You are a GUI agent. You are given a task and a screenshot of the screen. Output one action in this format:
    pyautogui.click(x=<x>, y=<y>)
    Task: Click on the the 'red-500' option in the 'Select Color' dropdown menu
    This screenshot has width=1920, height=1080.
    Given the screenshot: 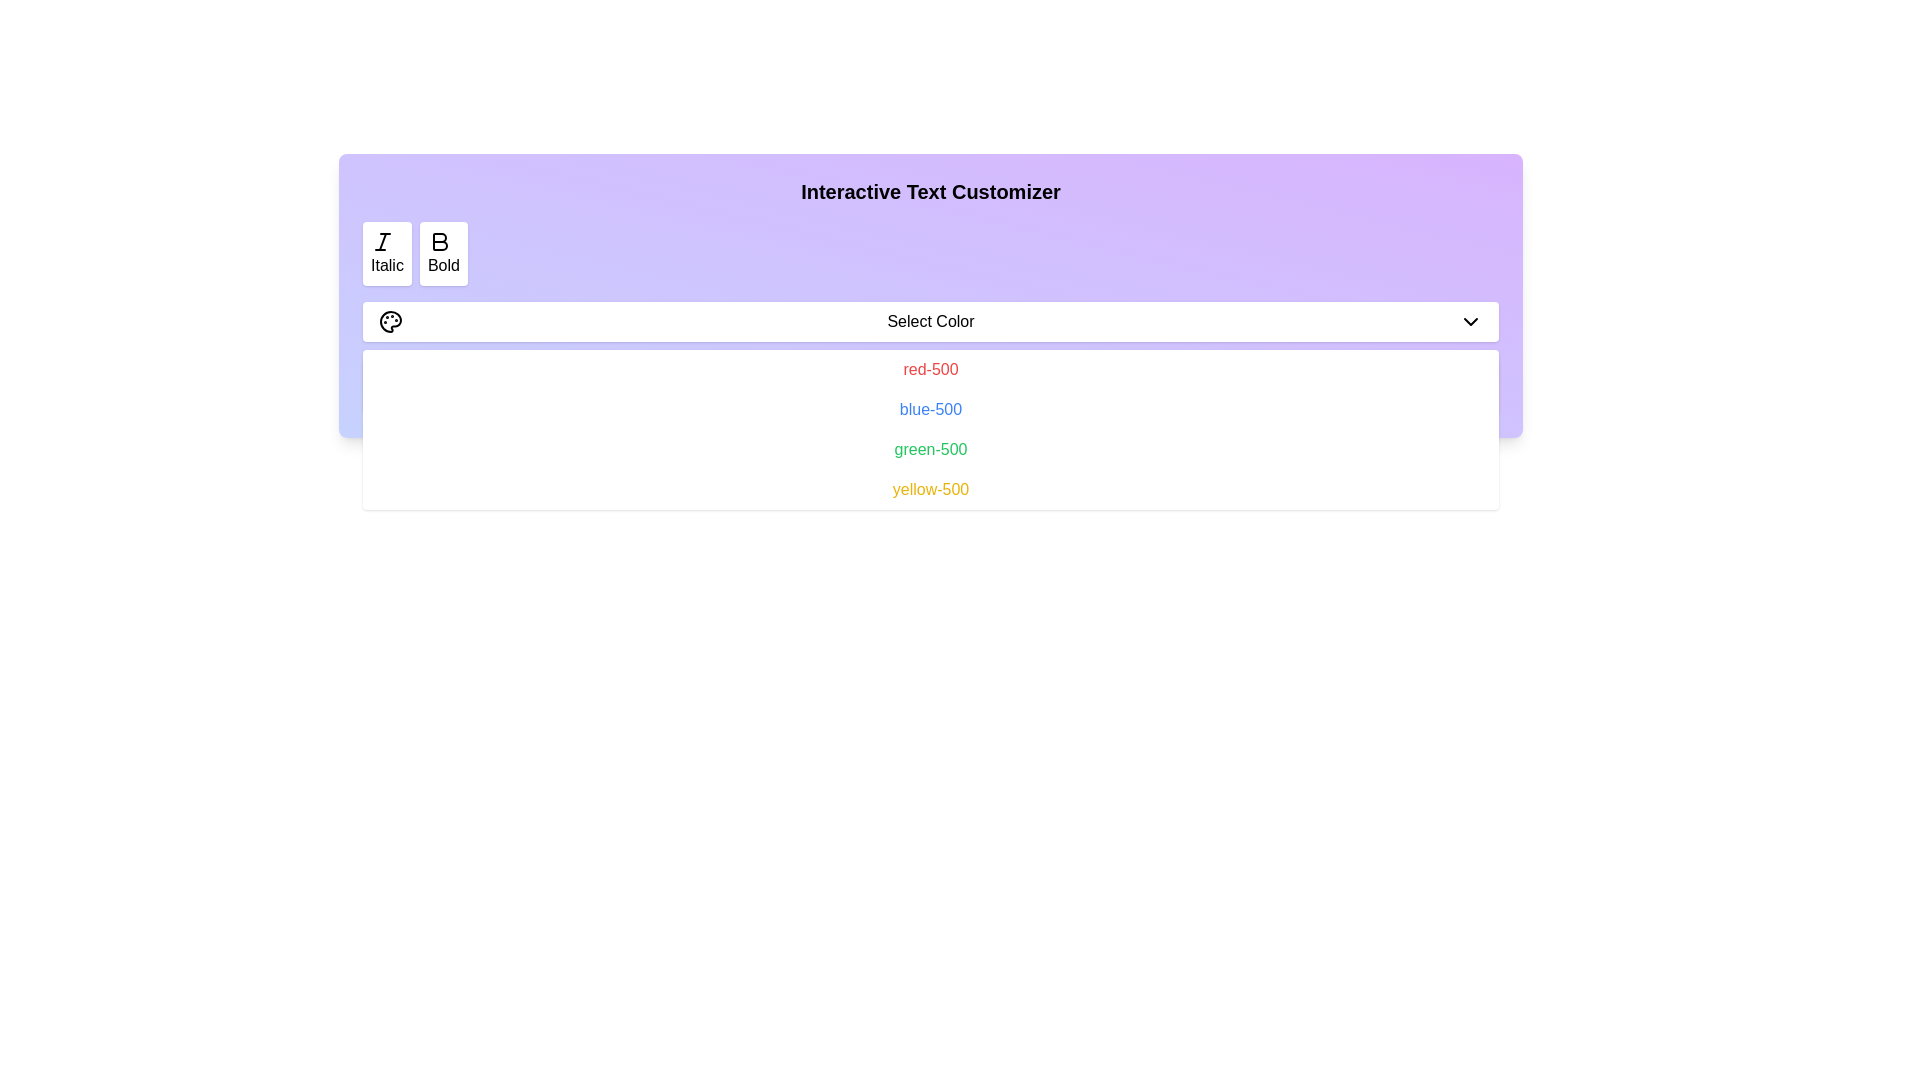 What is the action you would take?
    pyautogui.click(x=930, y=369)
    